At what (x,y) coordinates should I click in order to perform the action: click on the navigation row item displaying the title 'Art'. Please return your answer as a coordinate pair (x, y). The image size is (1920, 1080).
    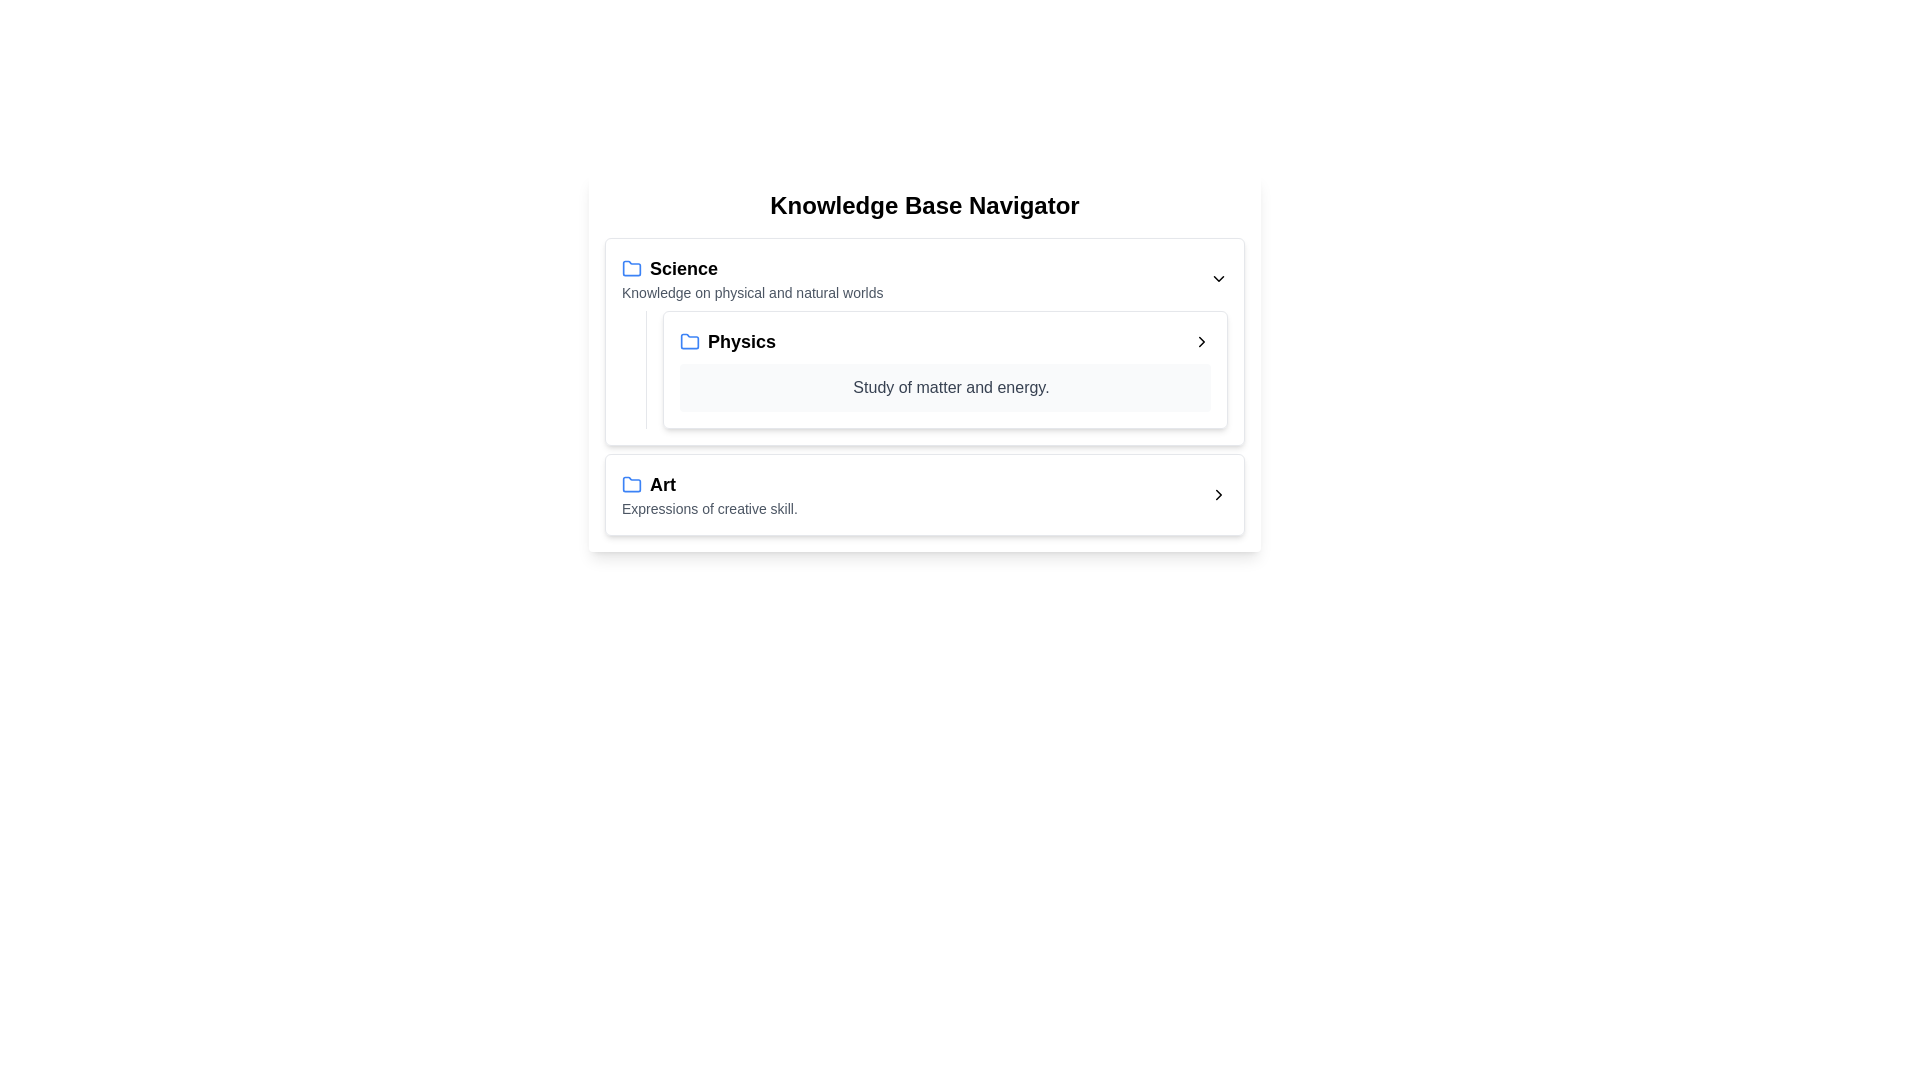
    Looking at the image, I should click on (924, 494).